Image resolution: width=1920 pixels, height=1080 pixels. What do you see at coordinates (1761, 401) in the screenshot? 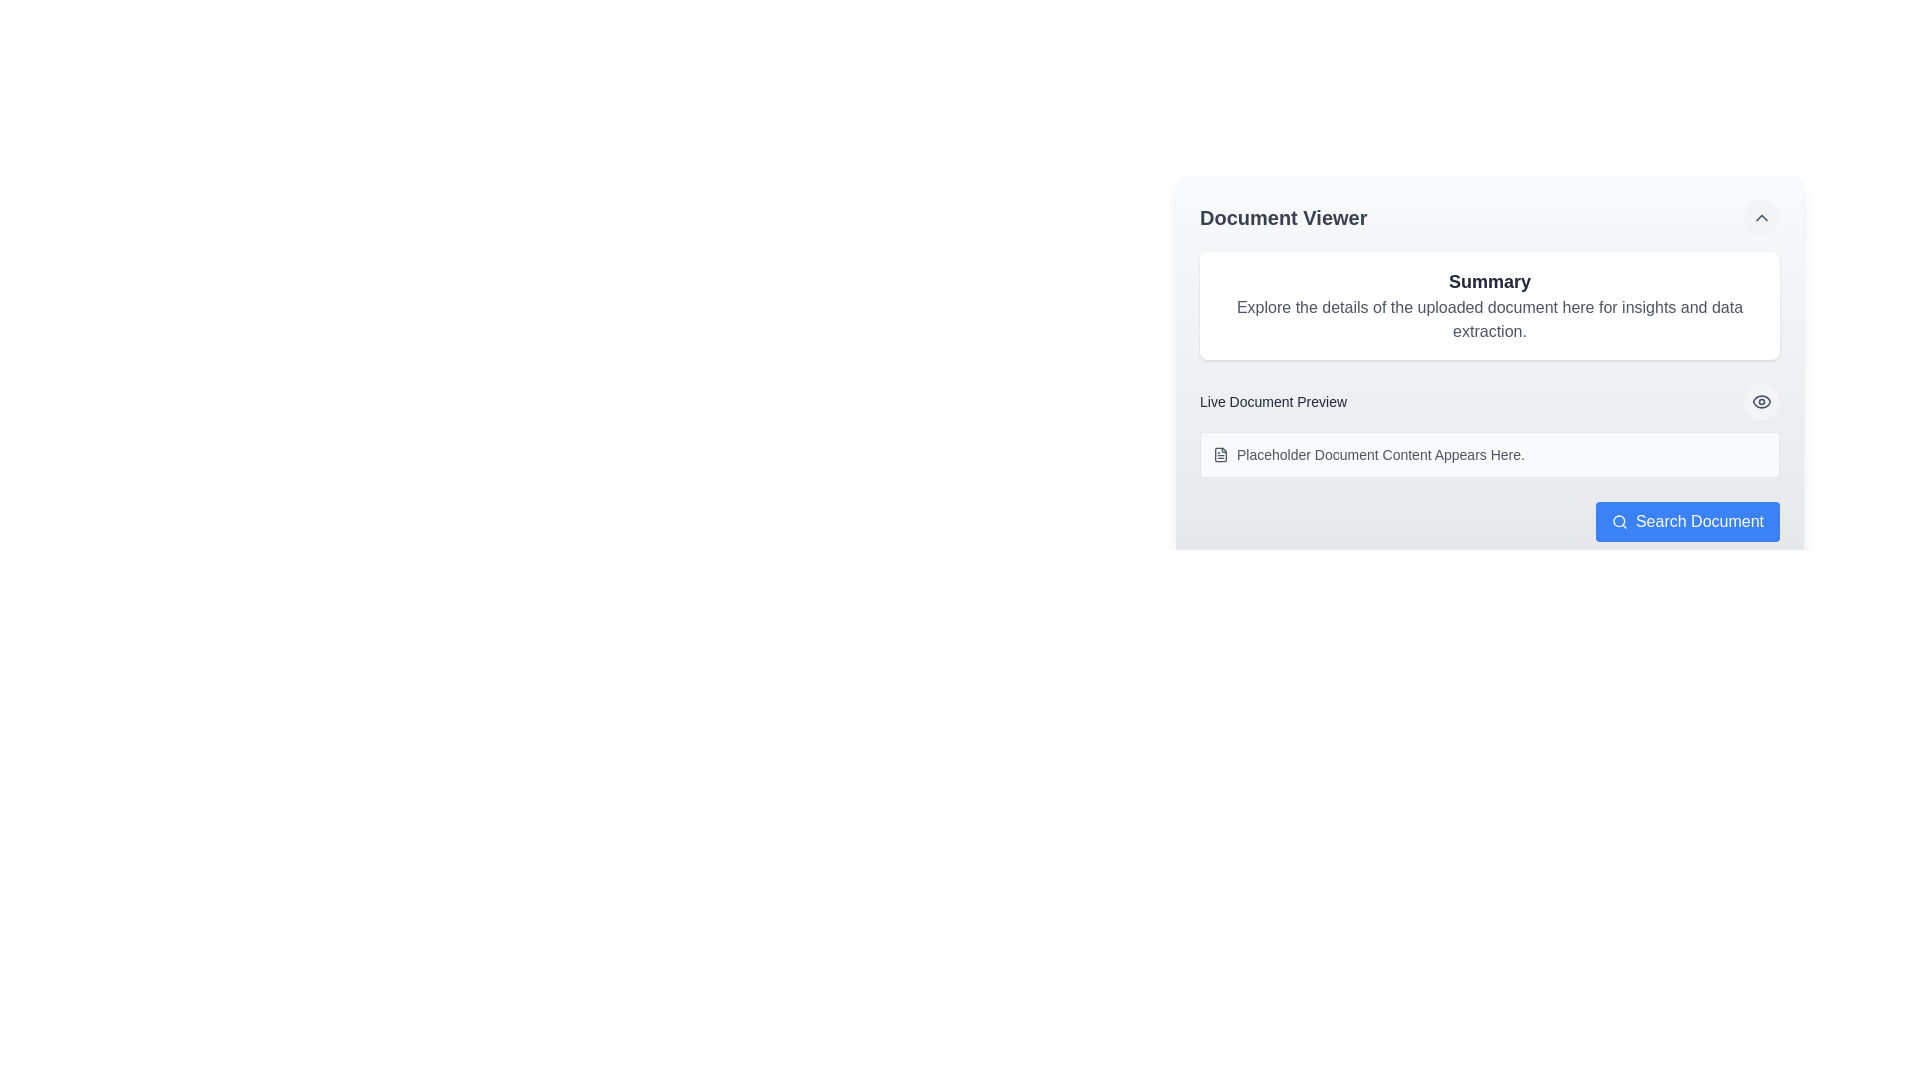
I see `the eye-shaped icon located at the top-right corner of the document viewer interface to trigger its hover effects` at bounding box center [1761, 401].